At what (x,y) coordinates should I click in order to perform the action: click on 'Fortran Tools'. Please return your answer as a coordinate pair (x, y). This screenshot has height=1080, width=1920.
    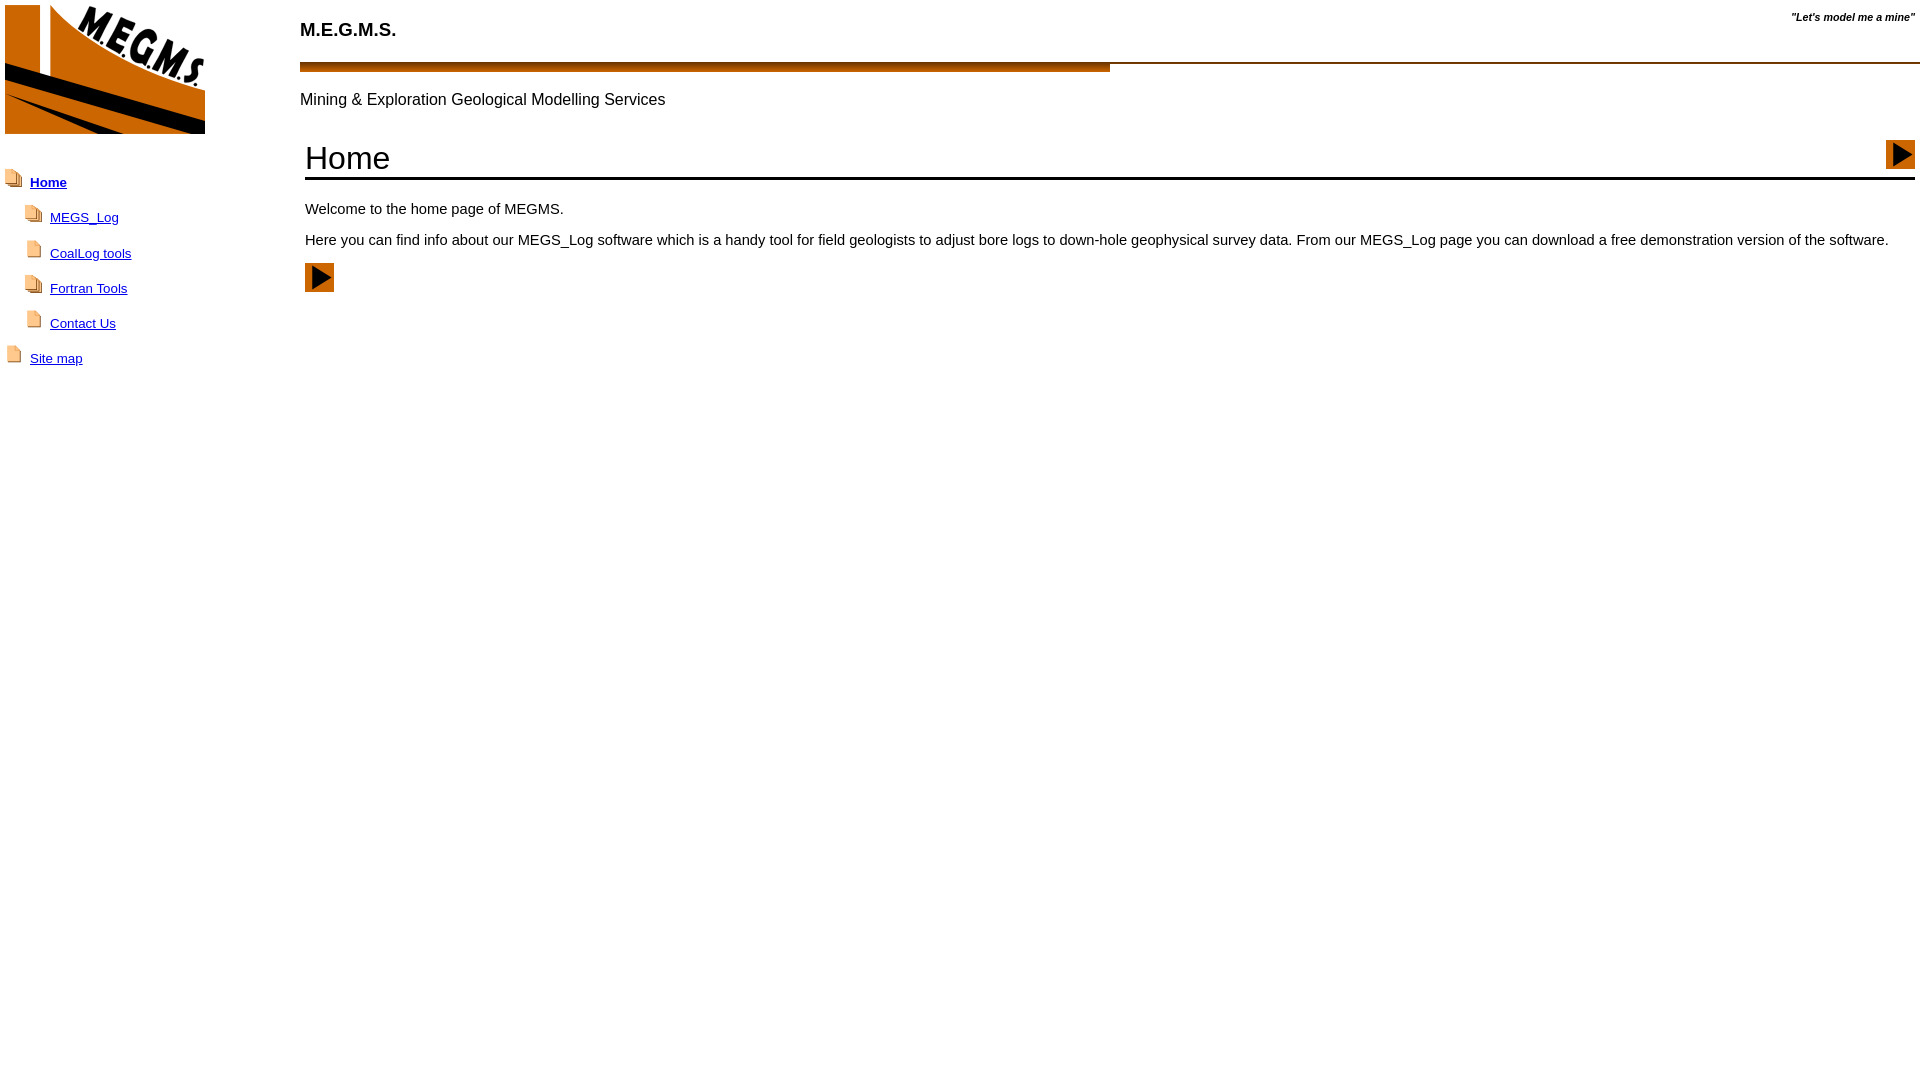
    Looking at the image, I should click on (88, 288).